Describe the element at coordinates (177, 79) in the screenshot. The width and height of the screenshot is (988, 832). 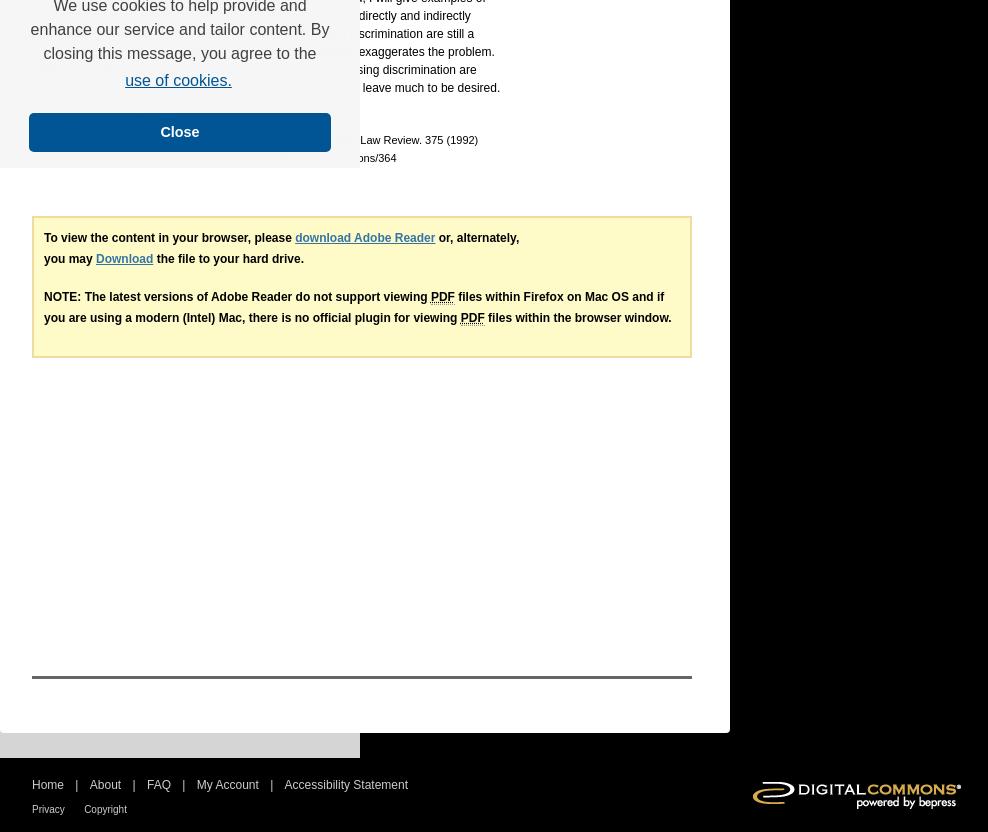
I see `'use of cookies.'` at that location.